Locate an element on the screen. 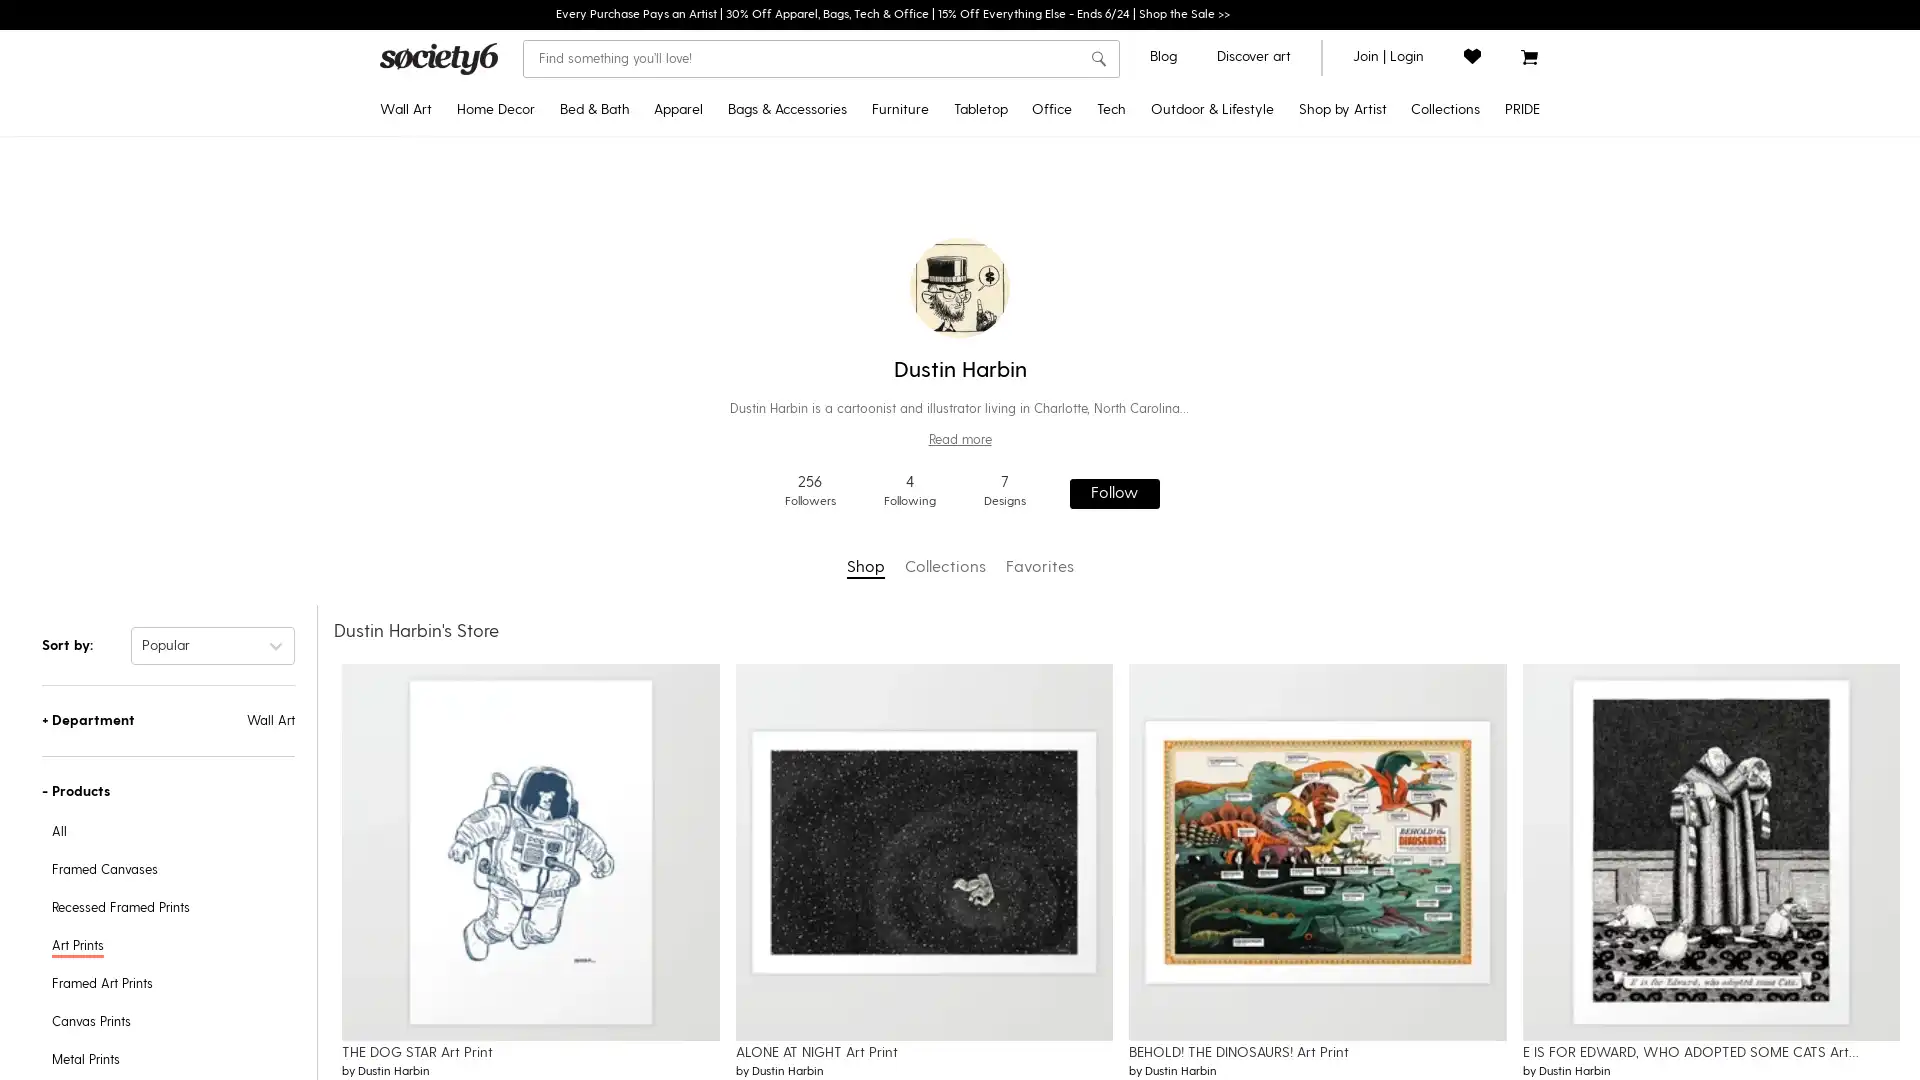  Jigsaw Puzzles is located at coordinates (1101, 257).